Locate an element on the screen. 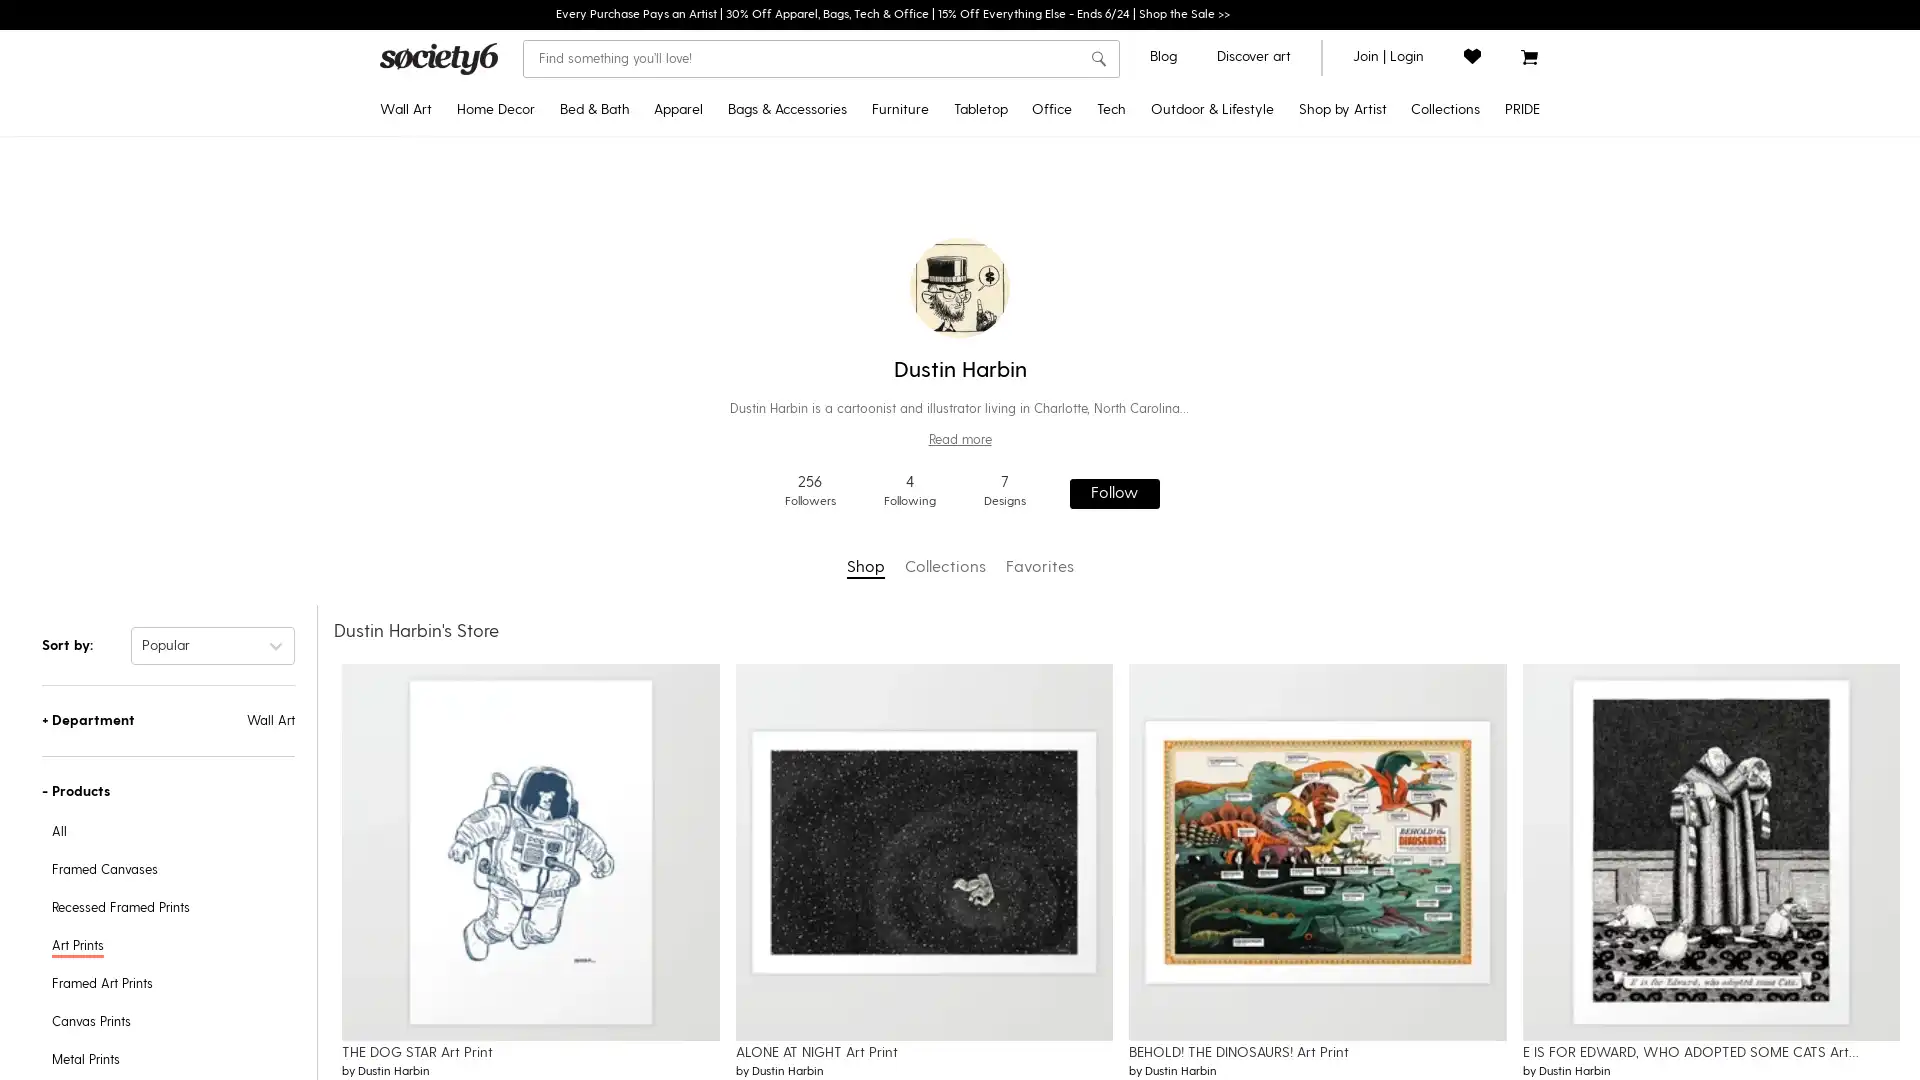  Jigsaw Puzzles is located at coordinates (1101, 257).